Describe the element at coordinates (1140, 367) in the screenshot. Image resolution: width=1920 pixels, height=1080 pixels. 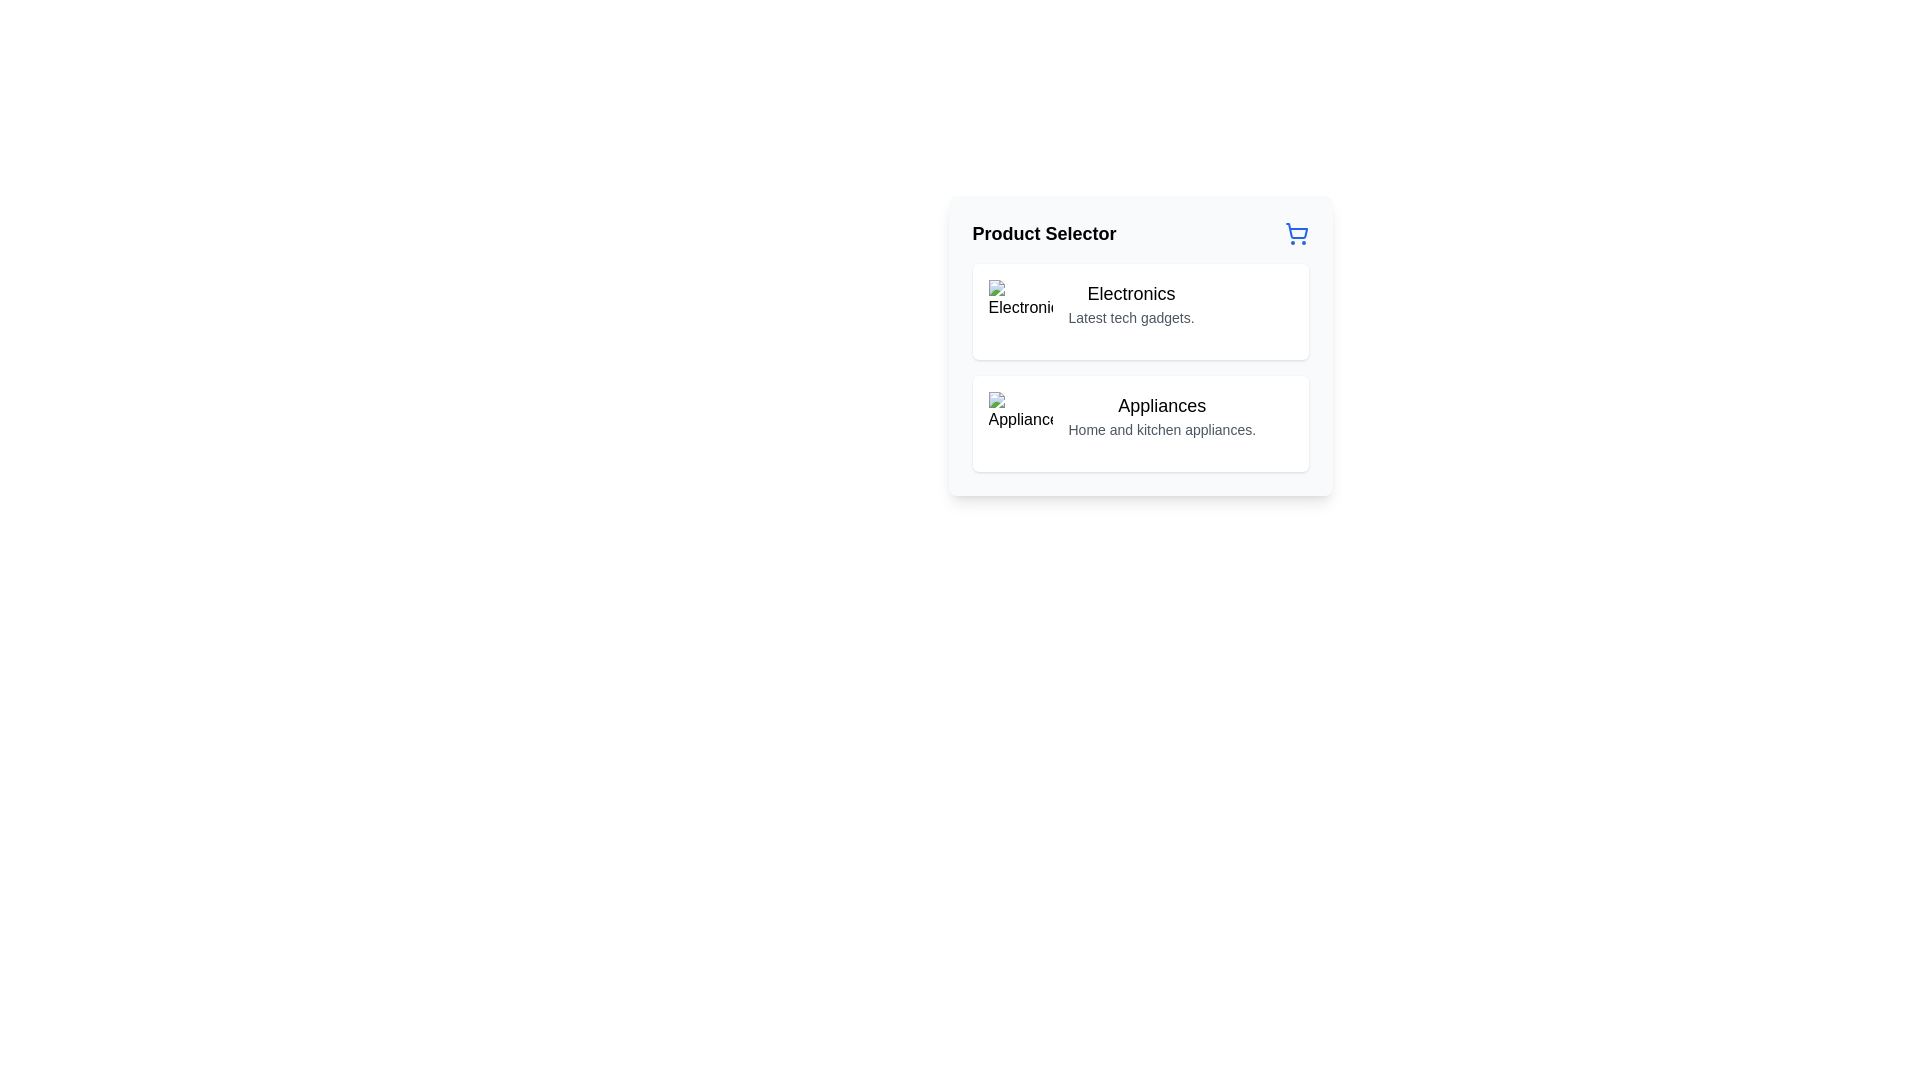
I see `the section containing the interactive items labeled 'Electronics' and 'Appliances'` at that location.